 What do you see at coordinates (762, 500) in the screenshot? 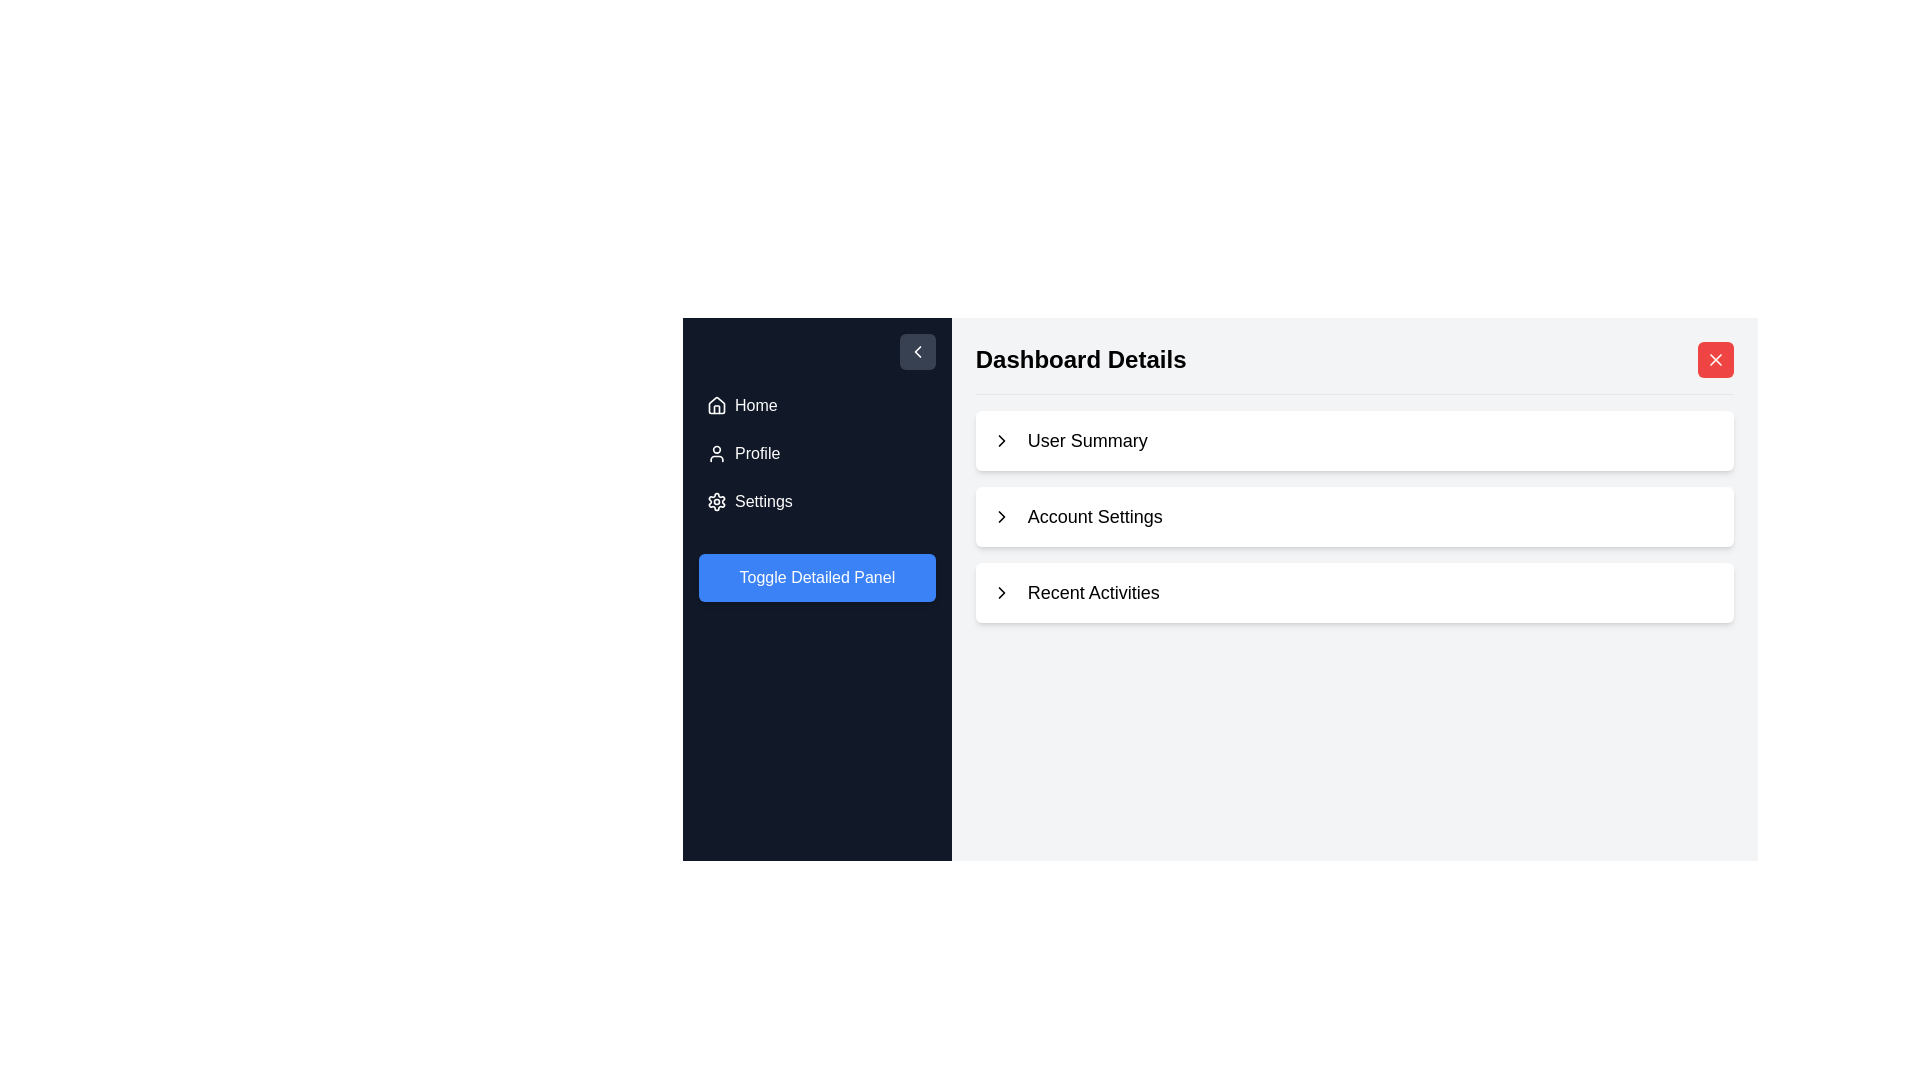
I see `the 'Settings' navigation menu item` at bounding box center [762, 500].